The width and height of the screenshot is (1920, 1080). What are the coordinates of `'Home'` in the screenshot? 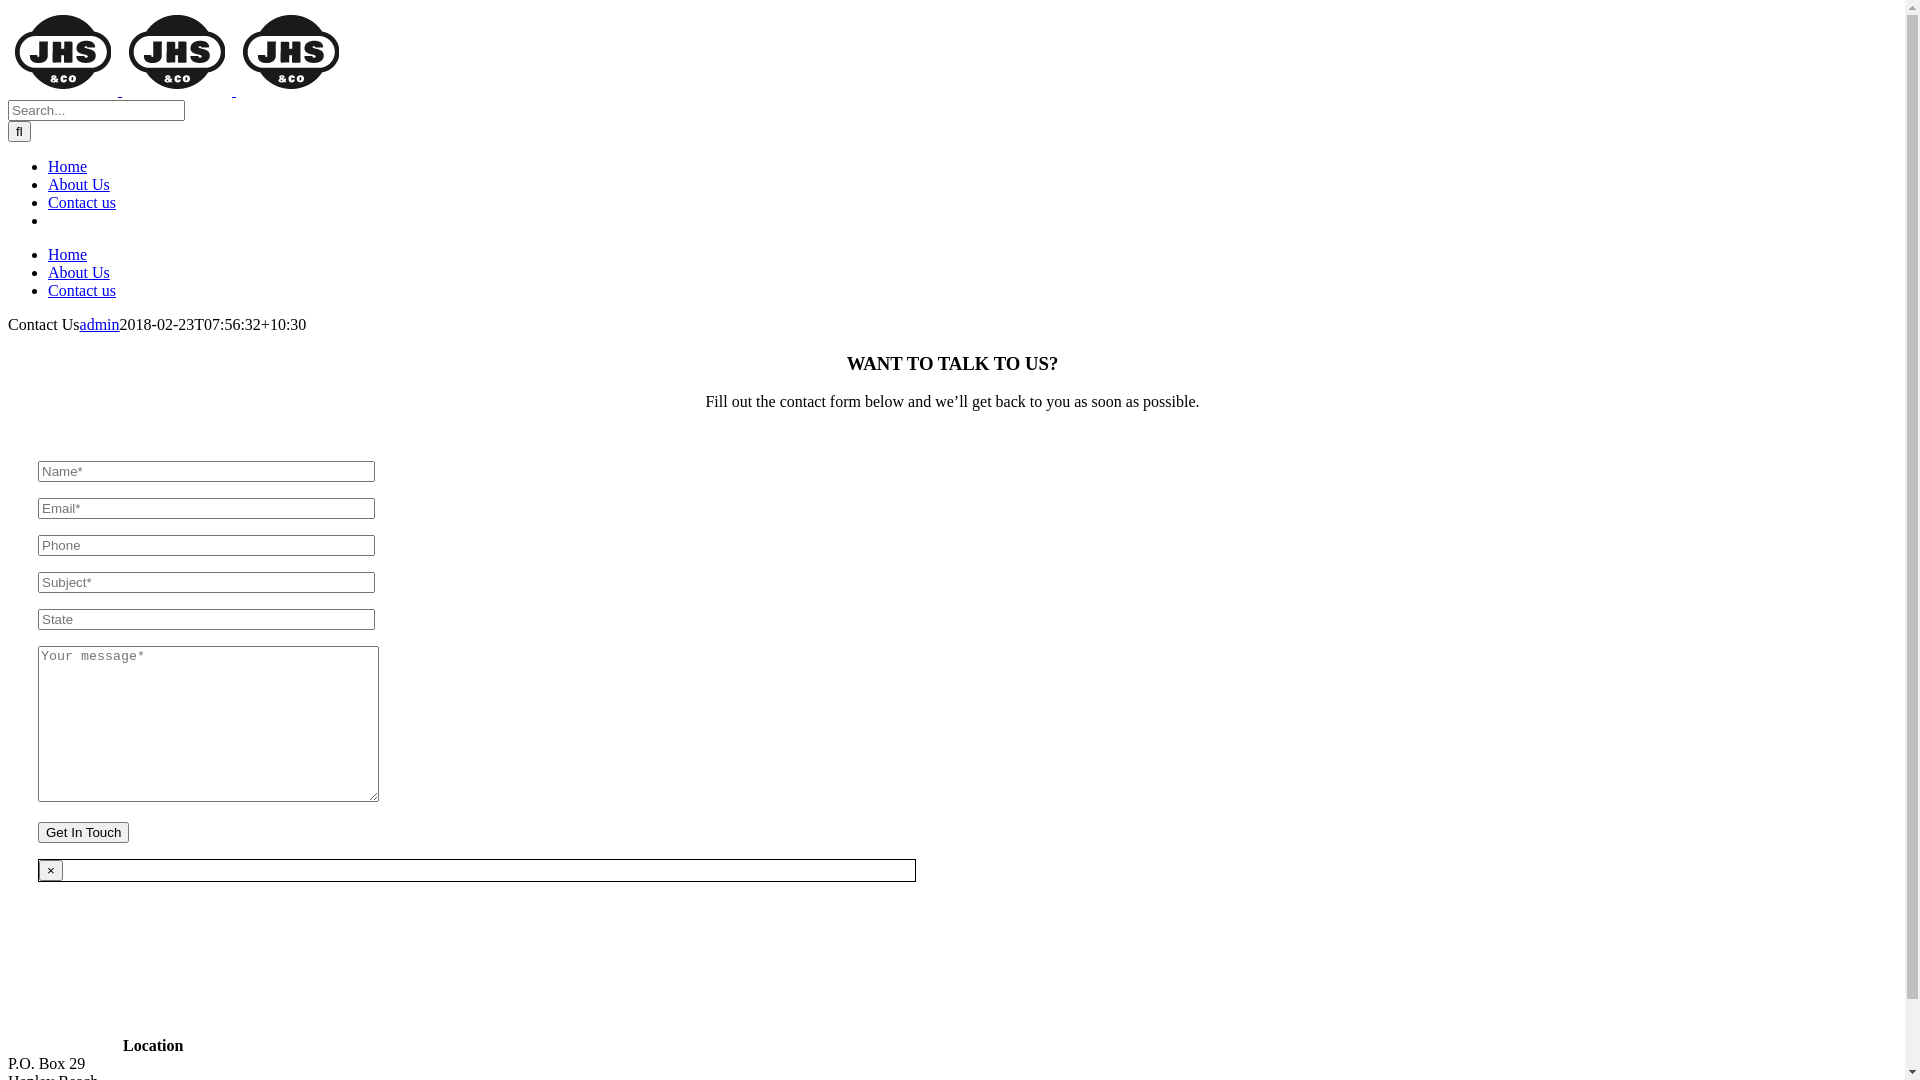 It's located at (67, 253).